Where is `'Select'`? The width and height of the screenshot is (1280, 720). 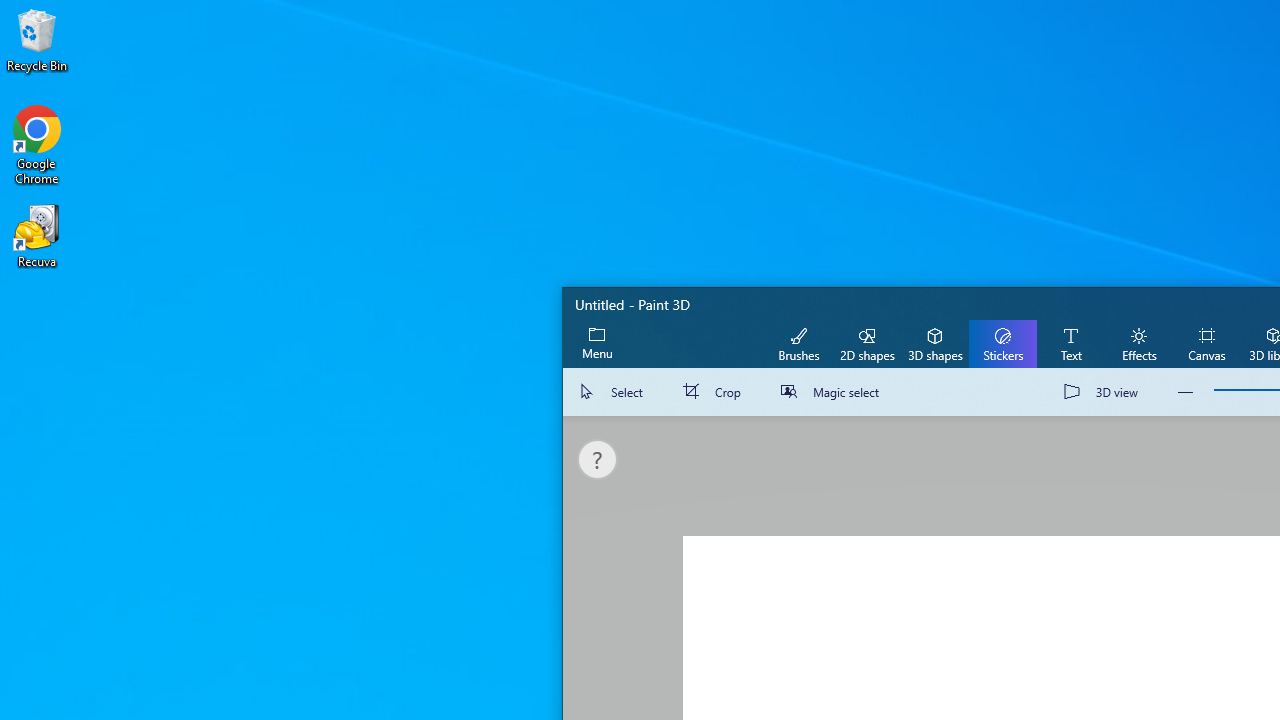
'Select' is located at coordinates (614, 392).